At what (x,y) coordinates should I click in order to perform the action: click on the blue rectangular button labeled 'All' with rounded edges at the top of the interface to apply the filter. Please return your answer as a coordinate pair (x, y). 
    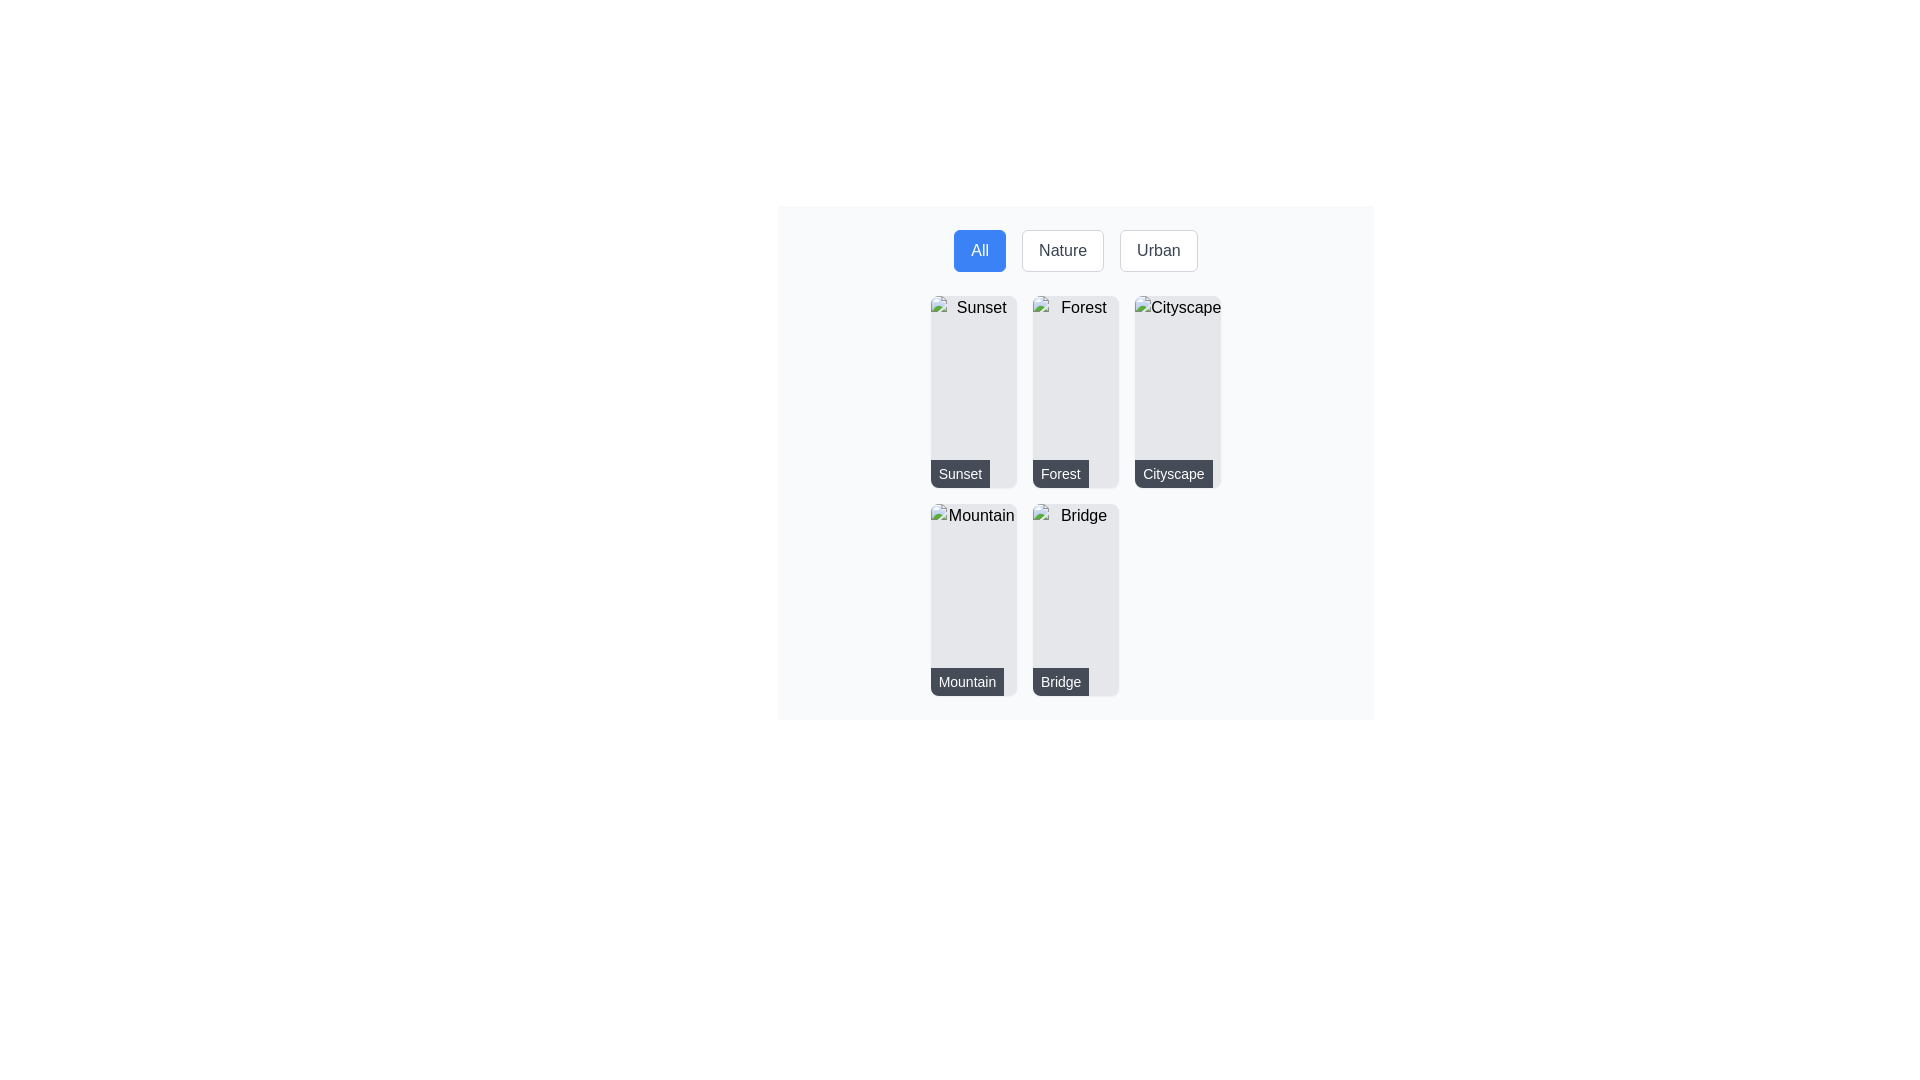
    Looking at the image, I should click on (980, 249).